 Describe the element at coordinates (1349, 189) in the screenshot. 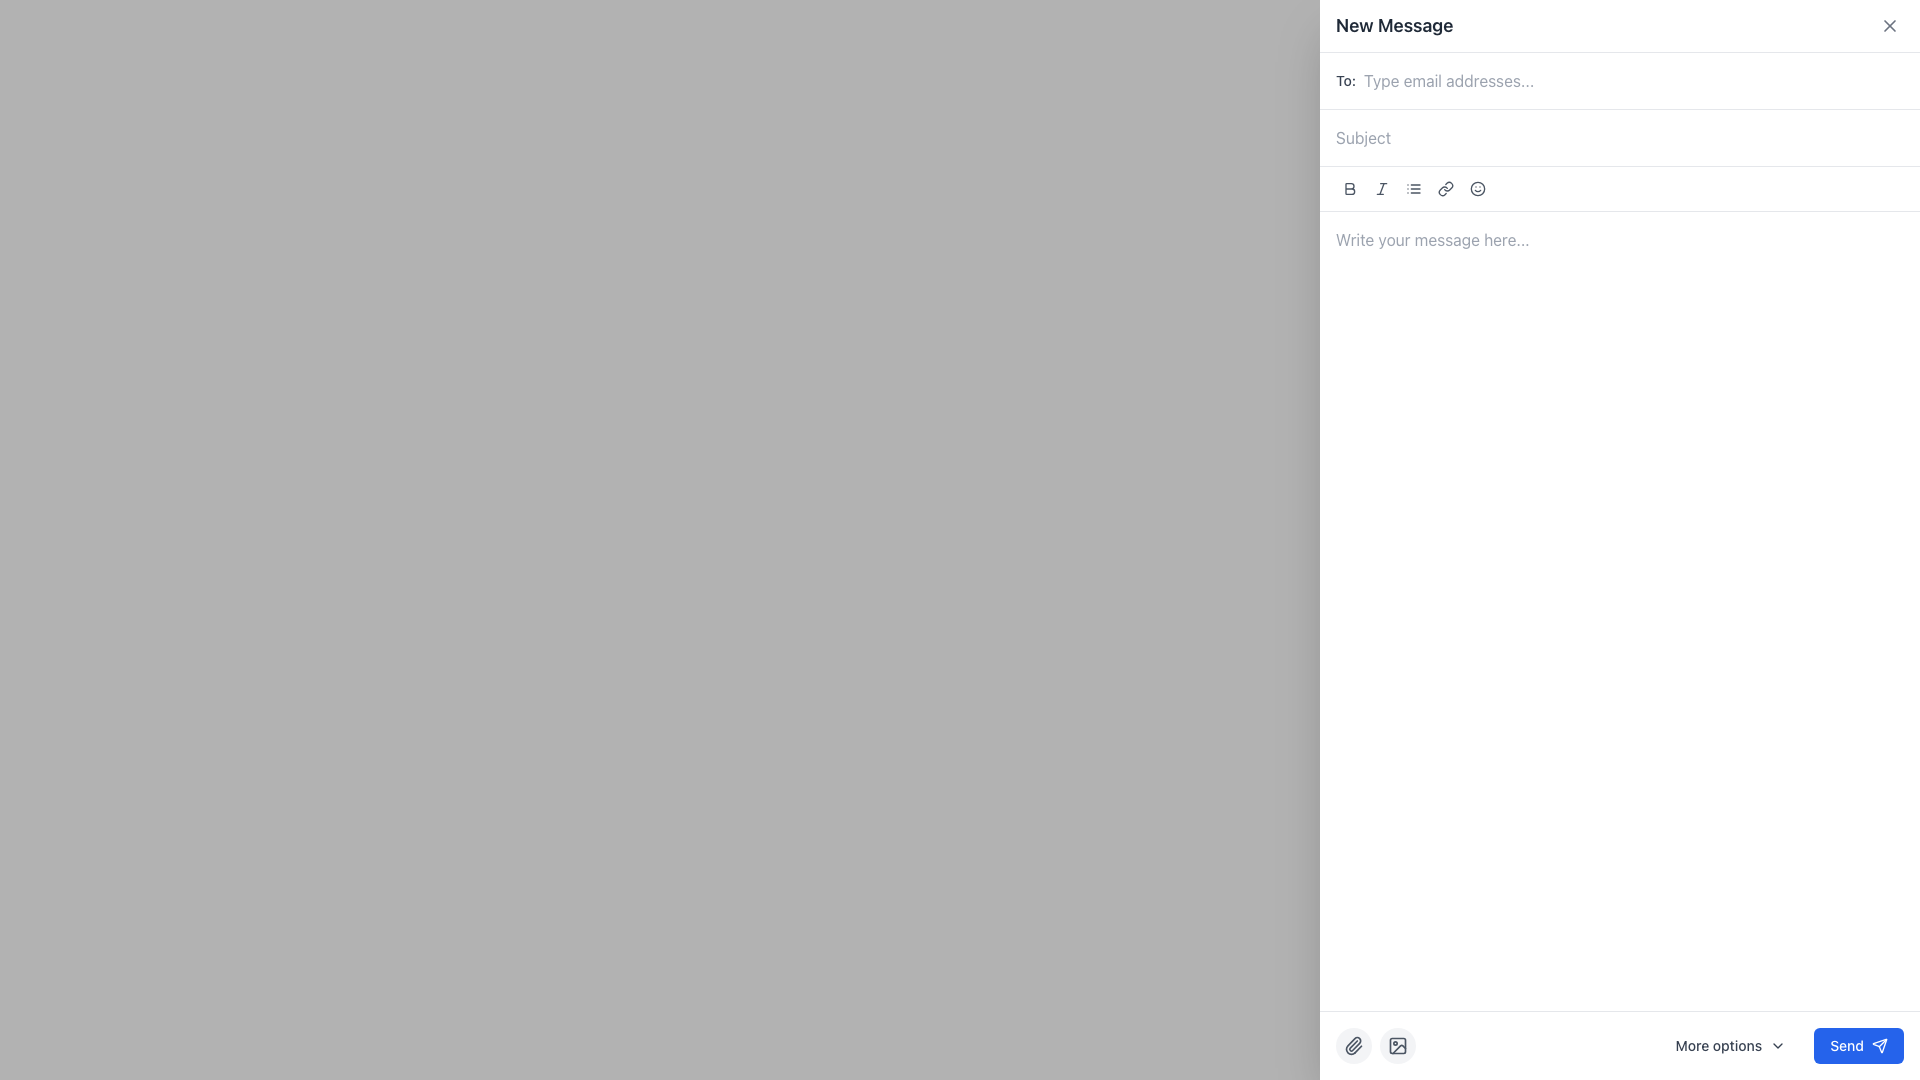

I see `the bold 'B' icon button in the toolbar` at that location.